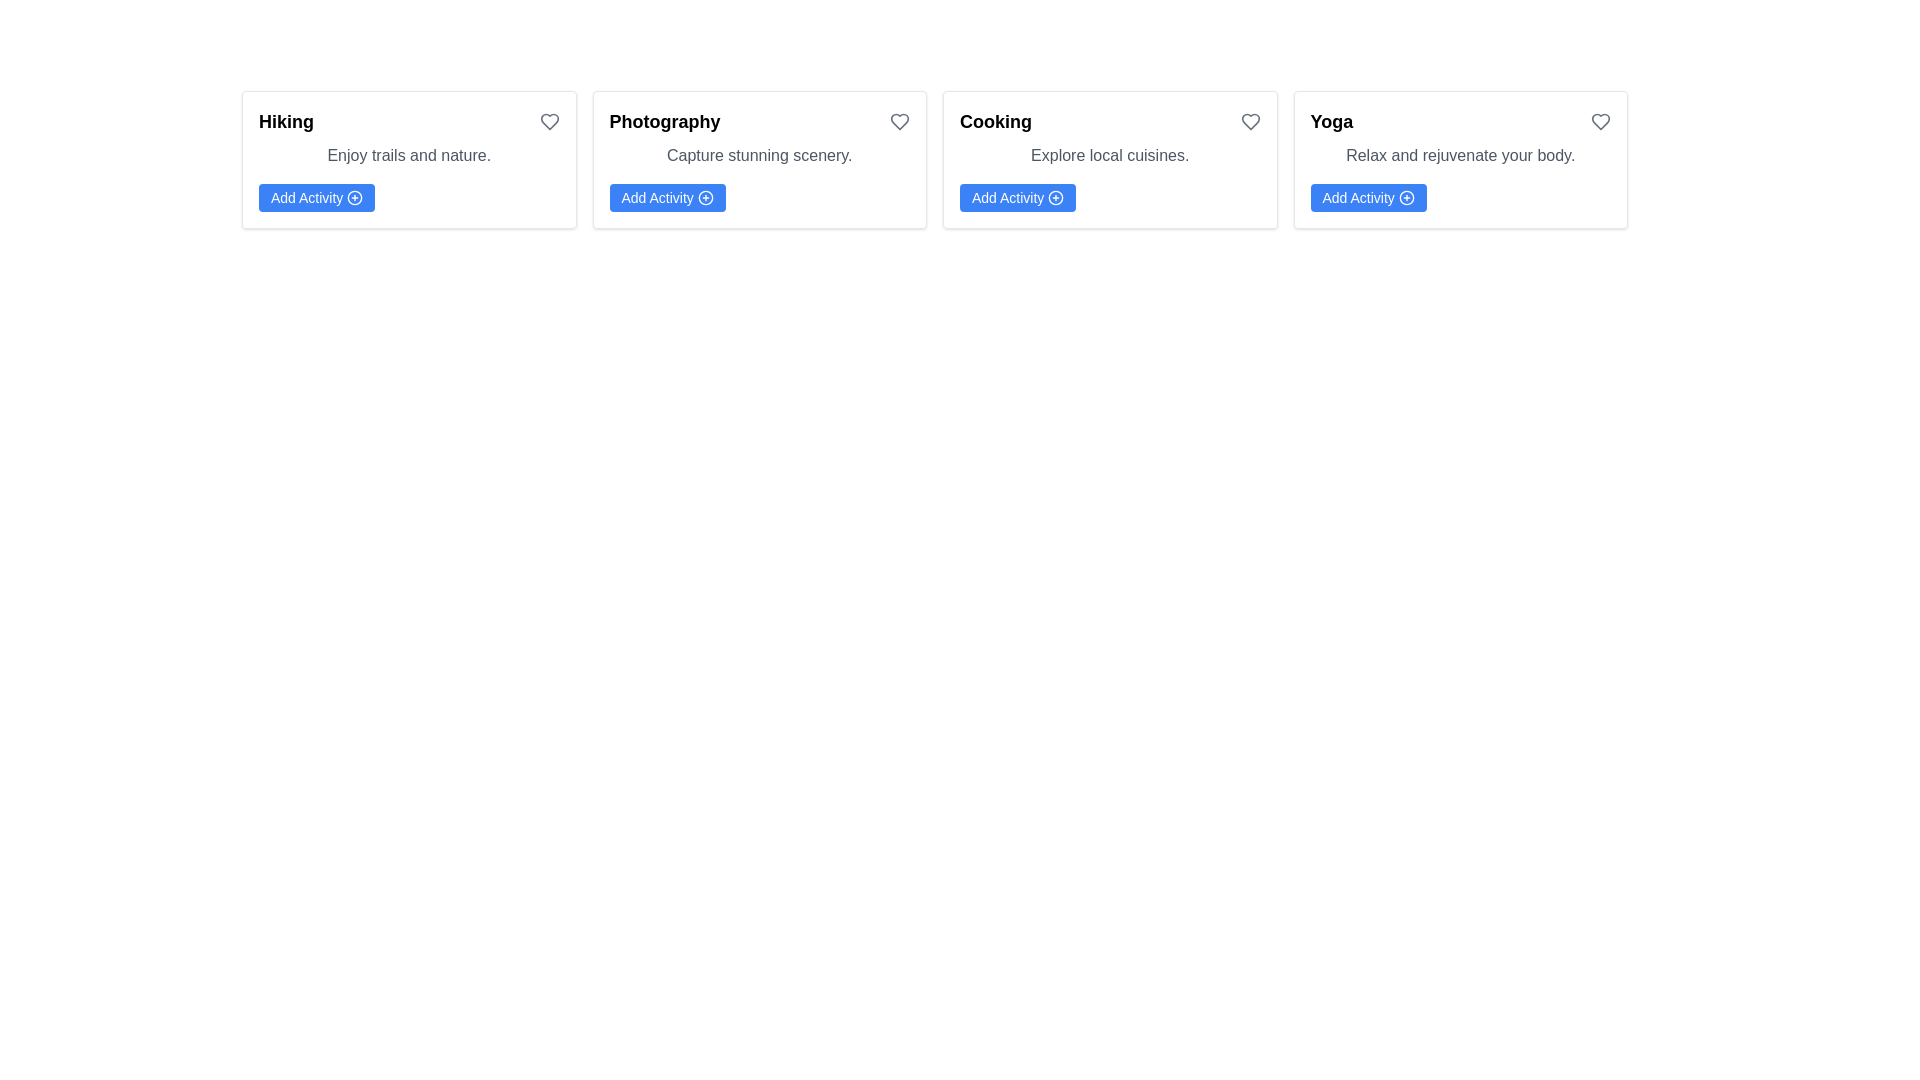 The image size is (1920, 1080). What do you see at coordinates (355, 197) in the screenshot?
I see `the 'Add Activity' button containing the Decorative SVG icon with a plus sign, located in the first card titled 'Hiking'` at bounding box center [355, 197].